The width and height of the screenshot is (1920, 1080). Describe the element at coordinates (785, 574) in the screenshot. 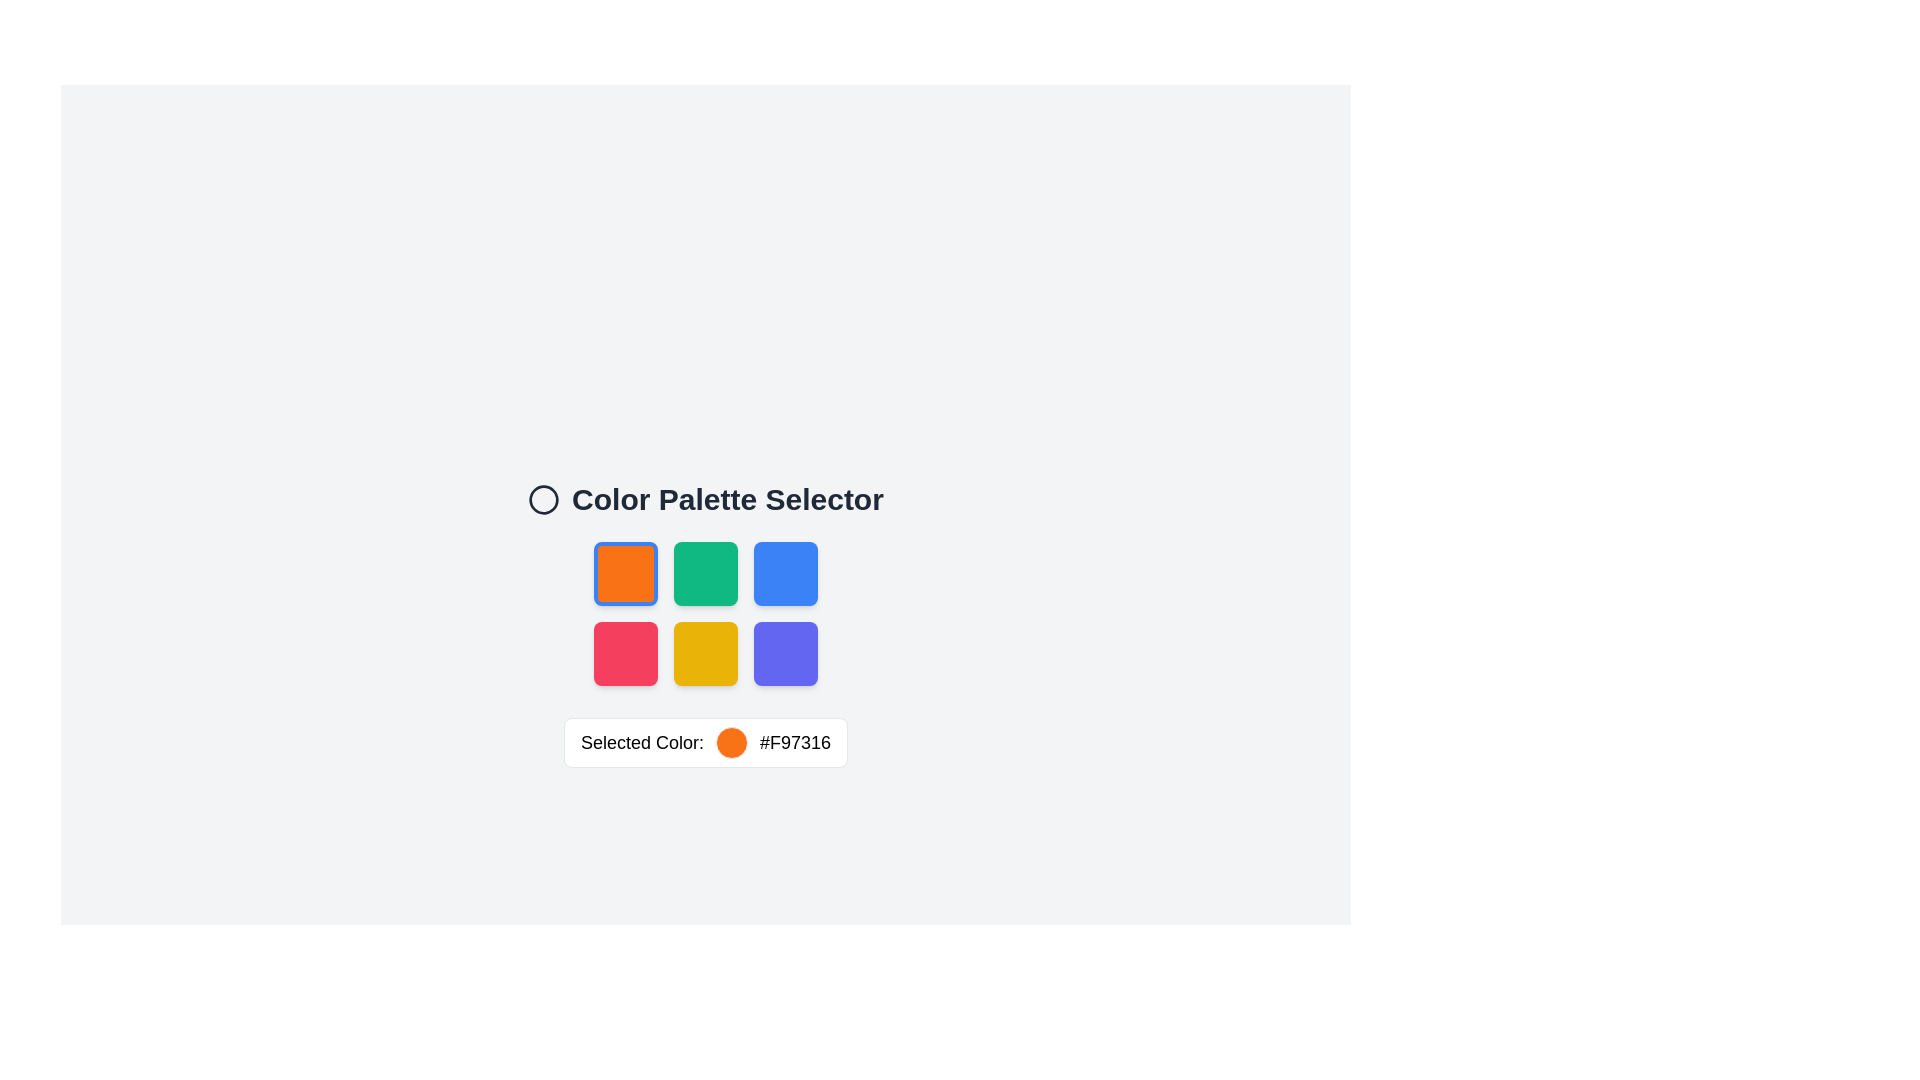

I see `the blue color selector button, which is the third square in the top row of the color palette grid` at that location.